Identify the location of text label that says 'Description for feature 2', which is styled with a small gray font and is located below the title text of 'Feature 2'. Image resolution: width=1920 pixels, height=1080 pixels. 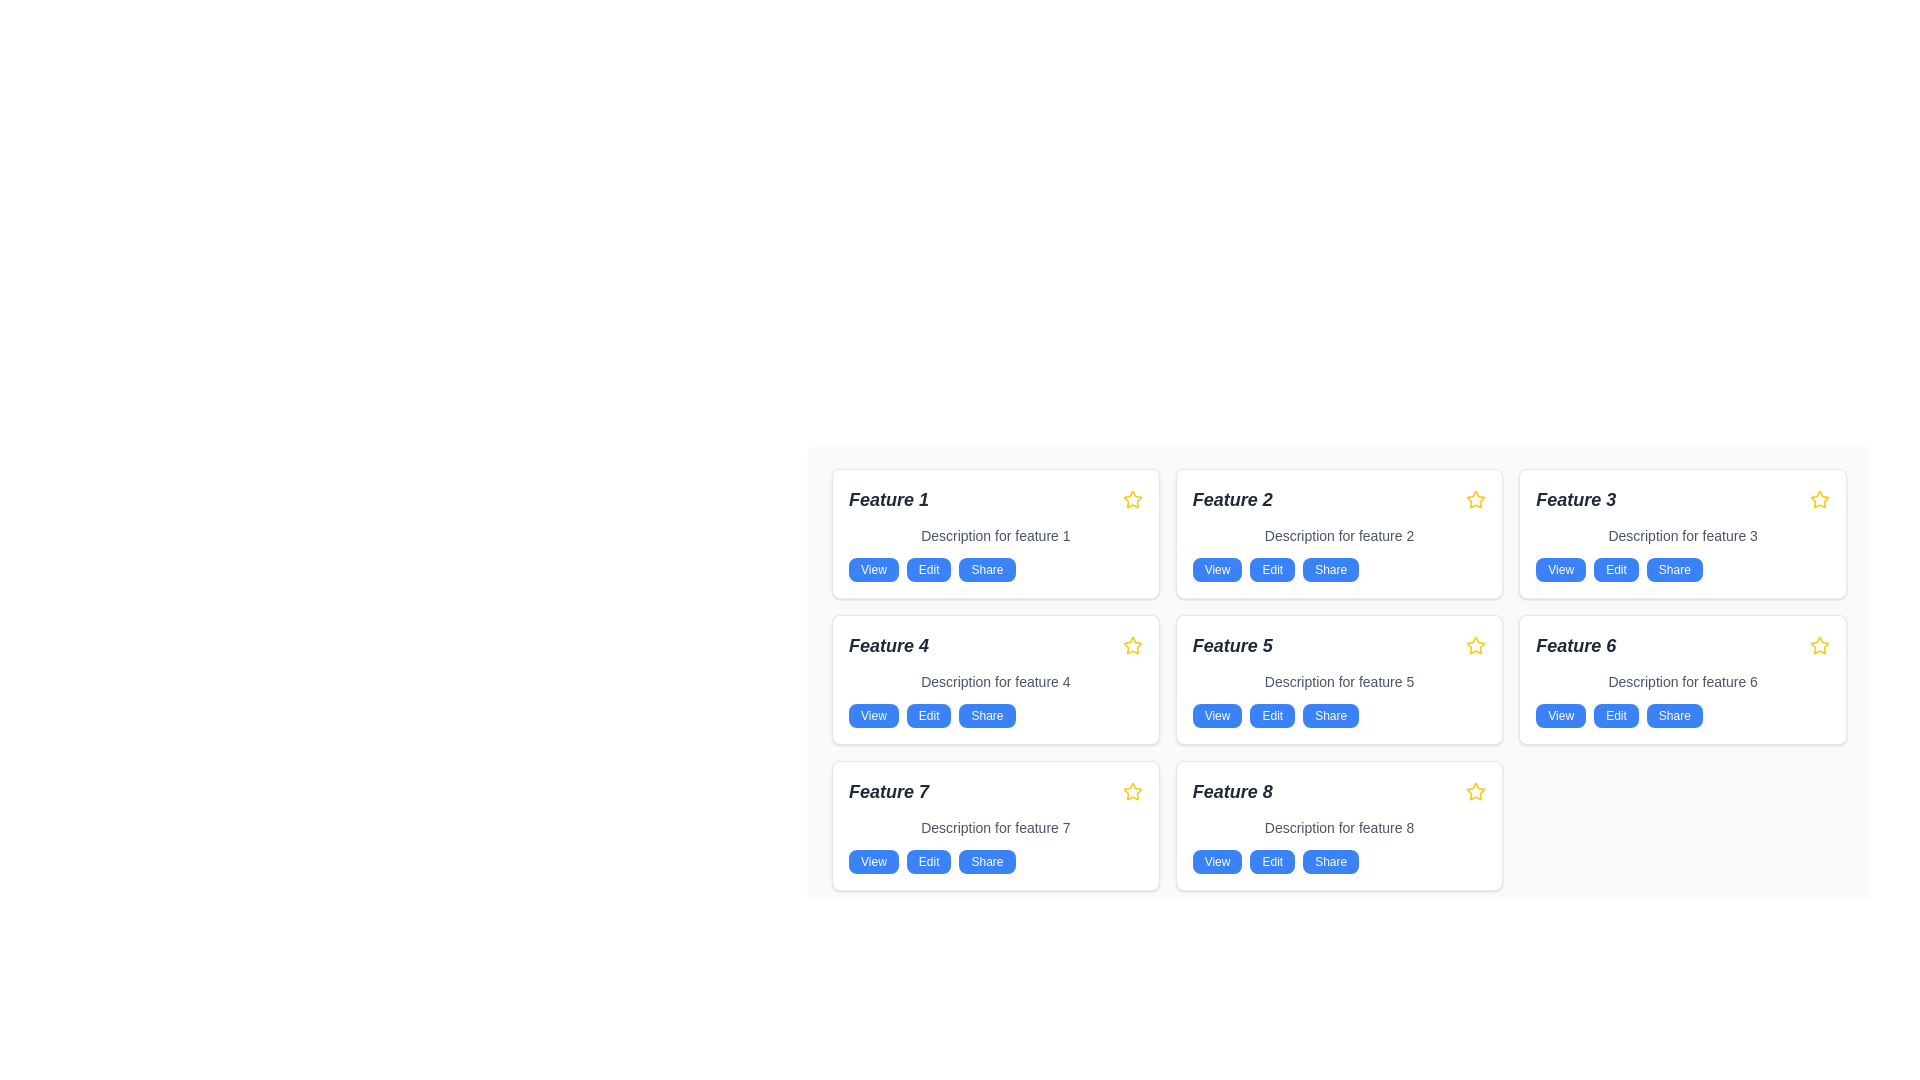
(1339, 535).